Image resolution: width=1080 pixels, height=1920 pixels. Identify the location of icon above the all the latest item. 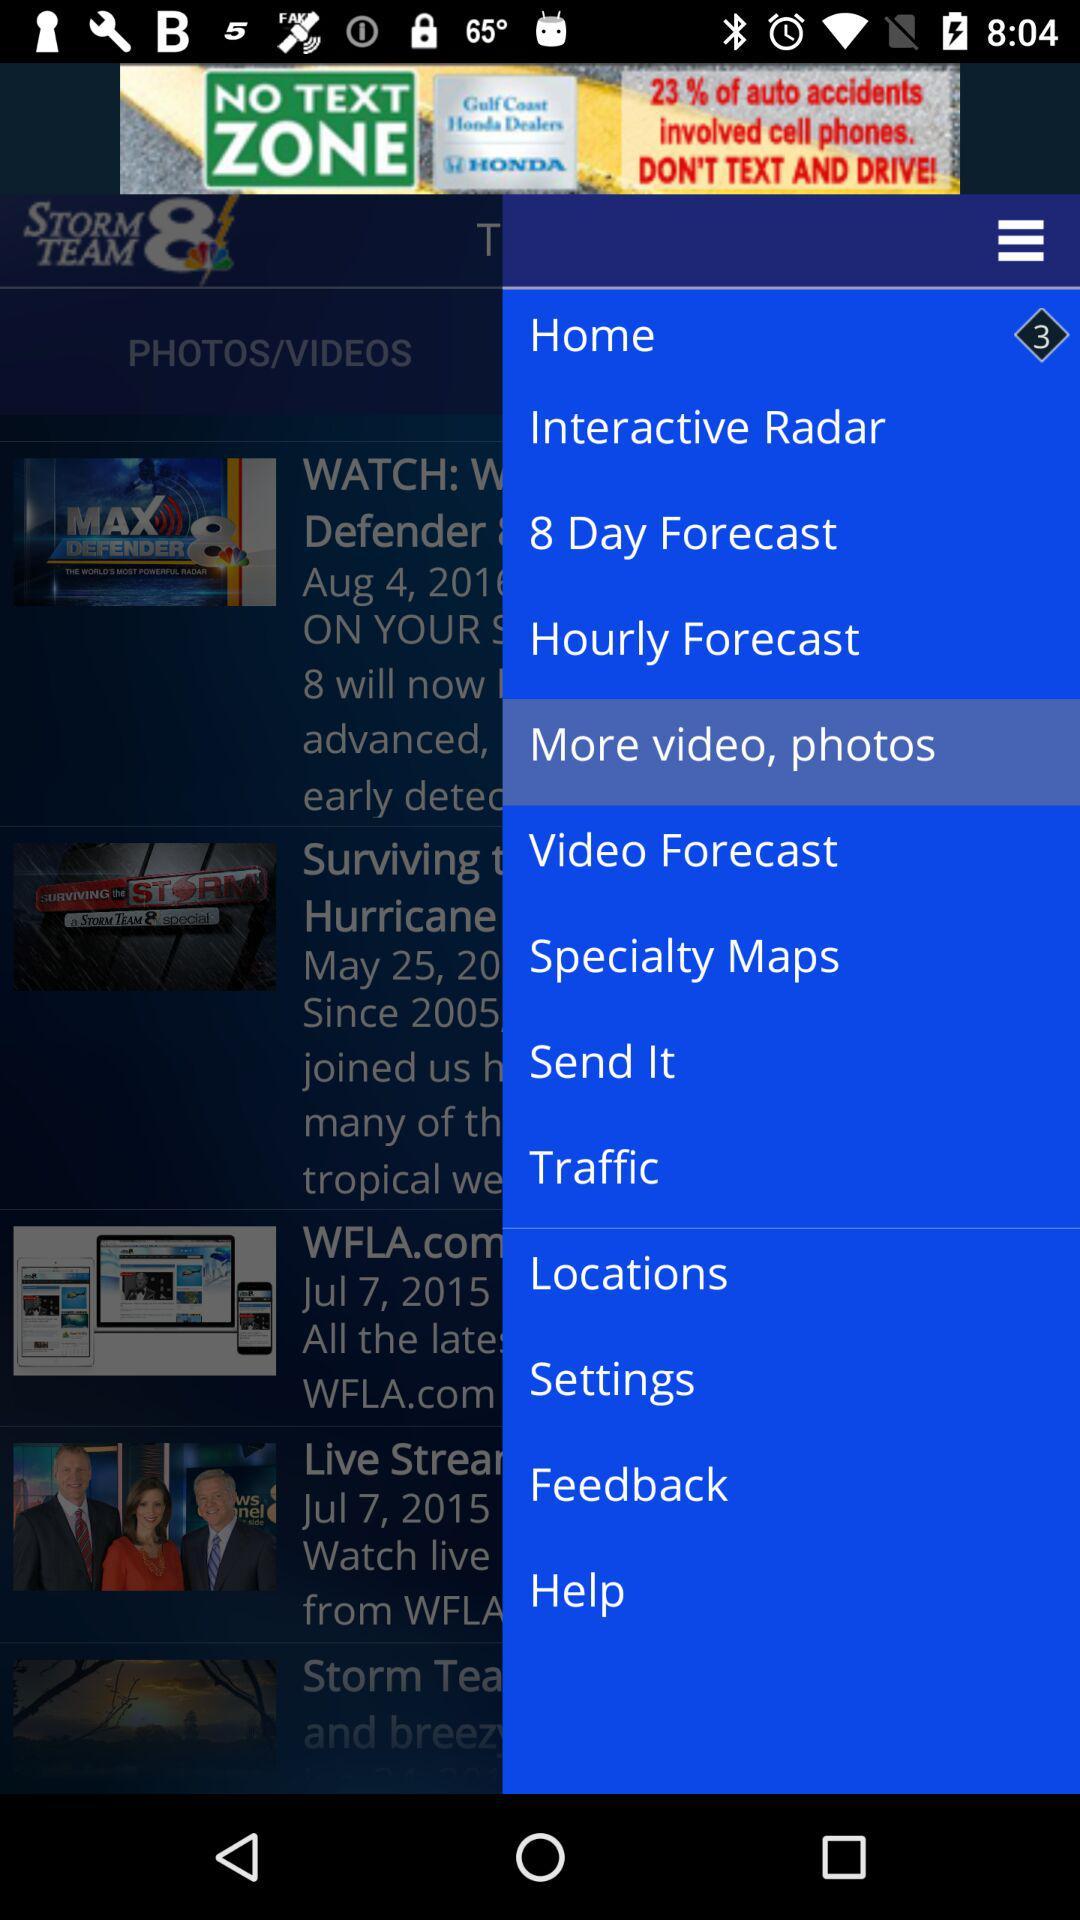
(774, 1272).